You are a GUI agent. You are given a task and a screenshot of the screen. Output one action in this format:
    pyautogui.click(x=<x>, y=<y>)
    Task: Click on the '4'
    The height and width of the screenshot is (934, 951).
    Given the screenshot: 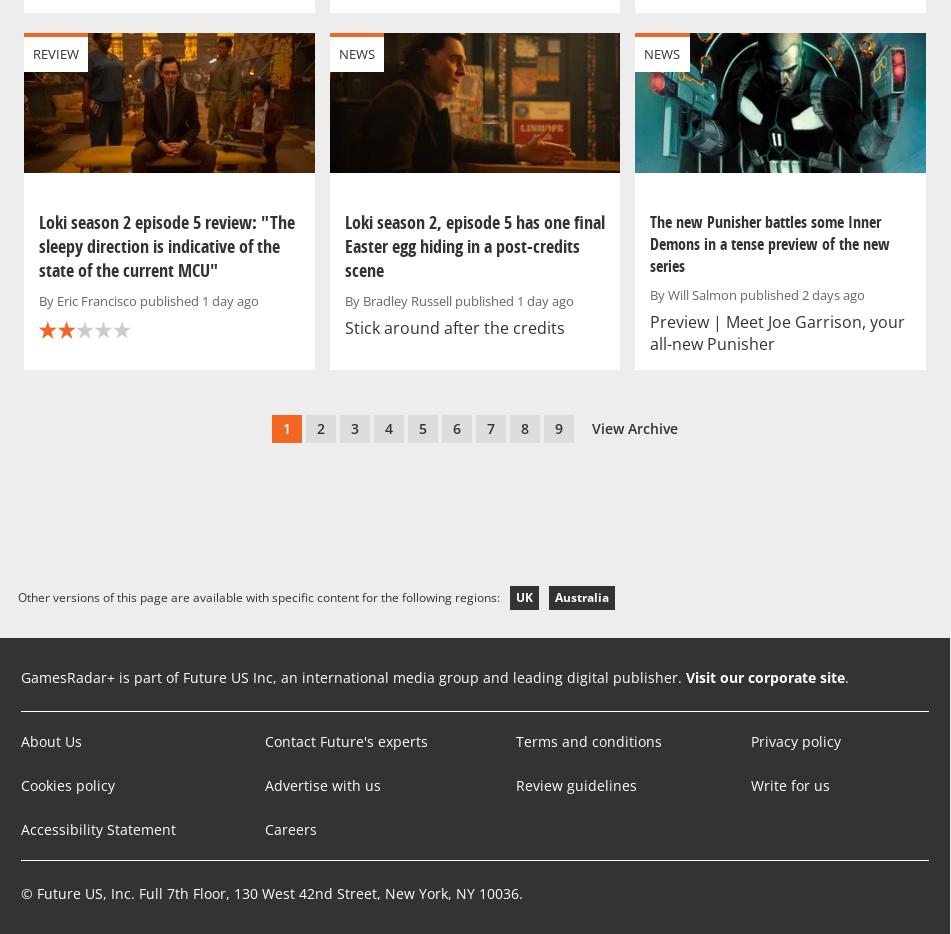 What is the action you would take?
    pyautogui.click(x=384, y=428)
    